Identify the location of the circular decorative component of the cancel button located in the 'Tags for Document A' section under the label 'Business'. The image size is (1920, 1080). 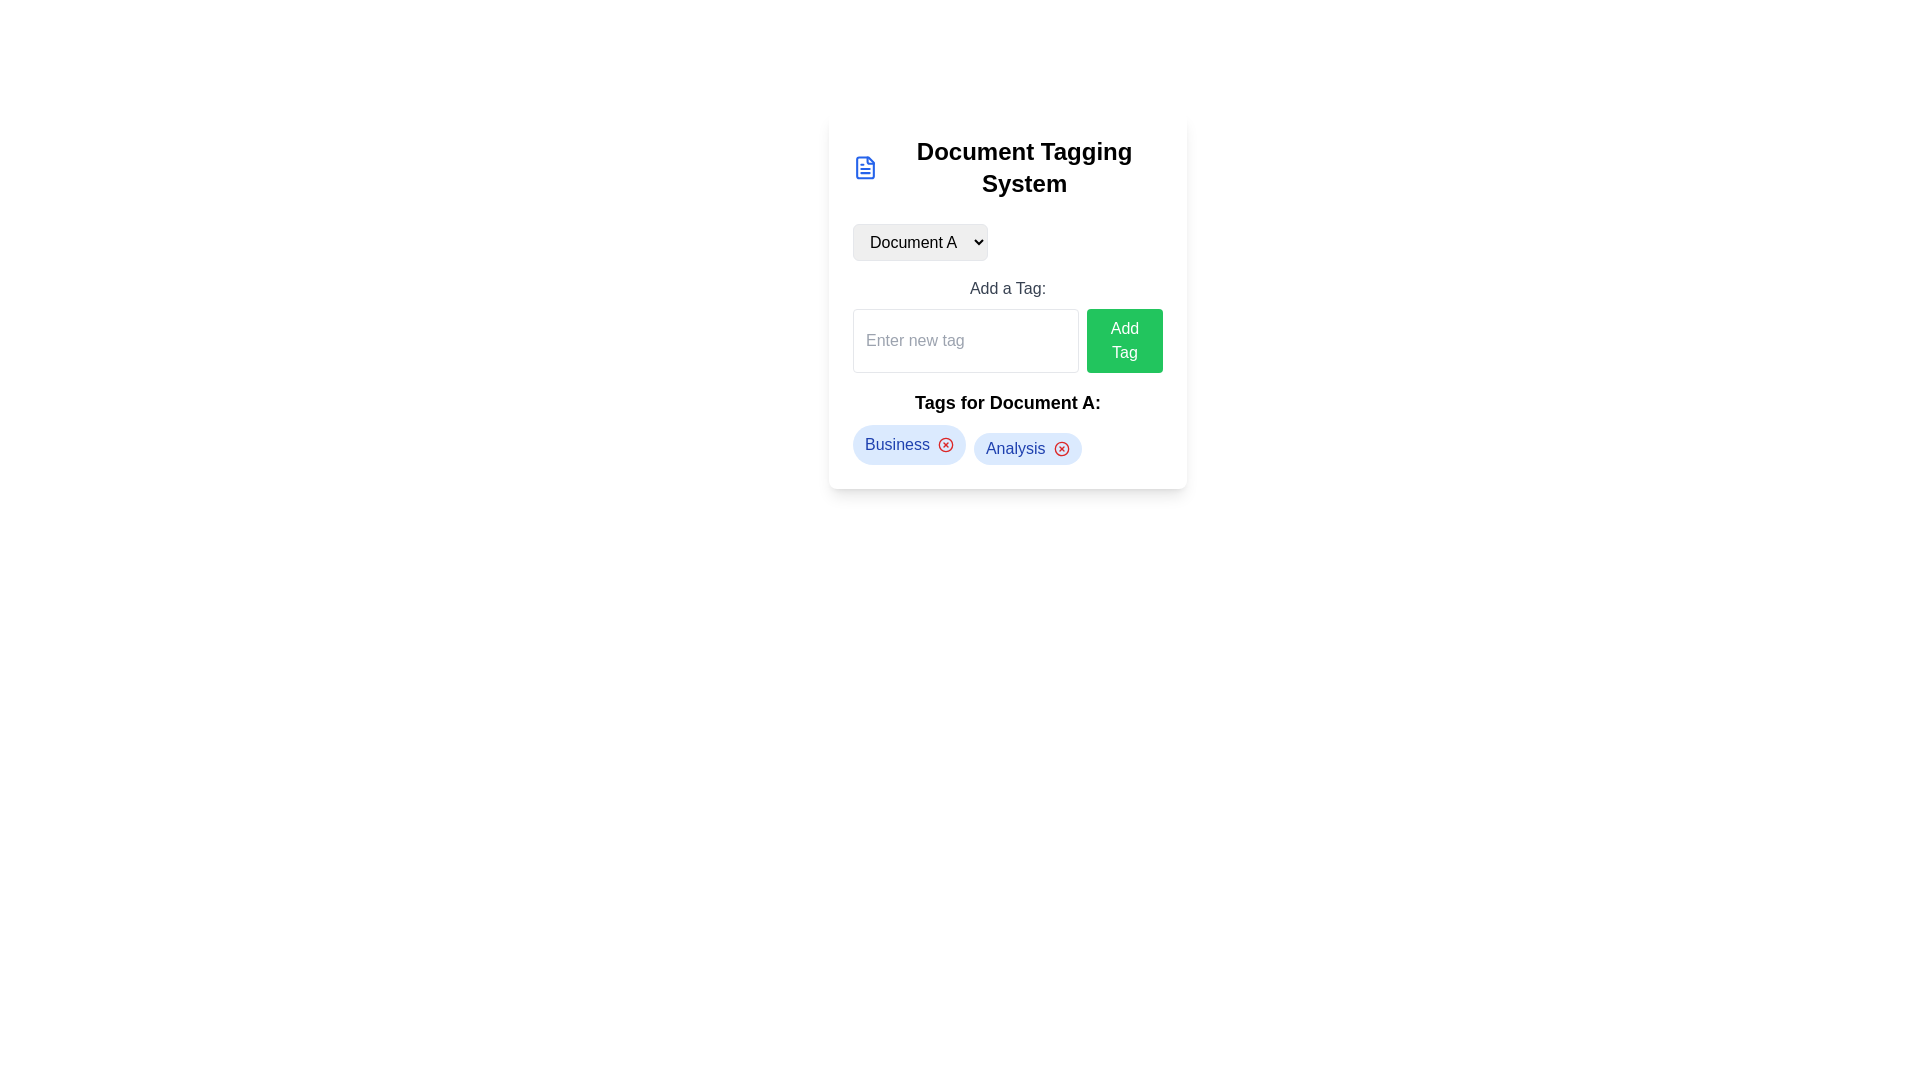
(1060, 447).